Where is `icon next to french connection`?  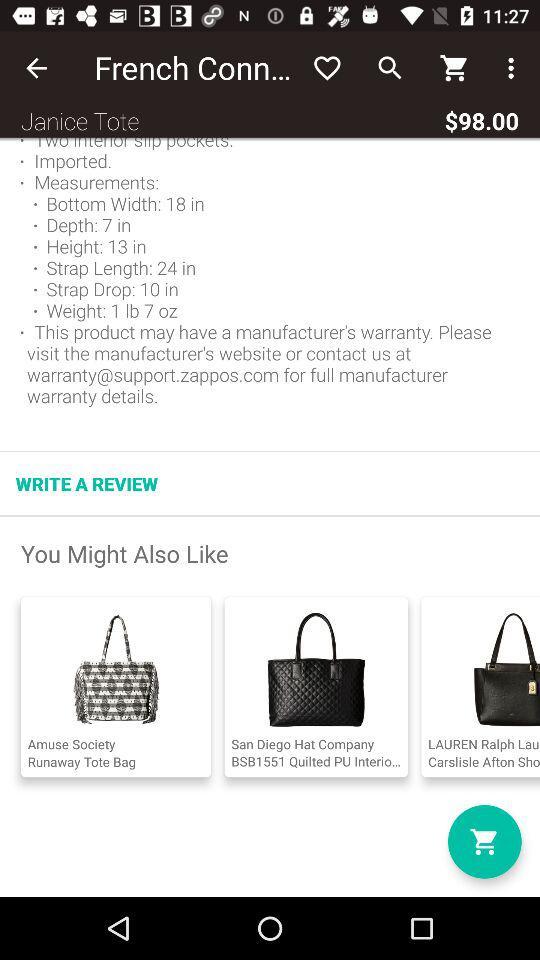
icon next to french connection is located at coordinates (36, 68).